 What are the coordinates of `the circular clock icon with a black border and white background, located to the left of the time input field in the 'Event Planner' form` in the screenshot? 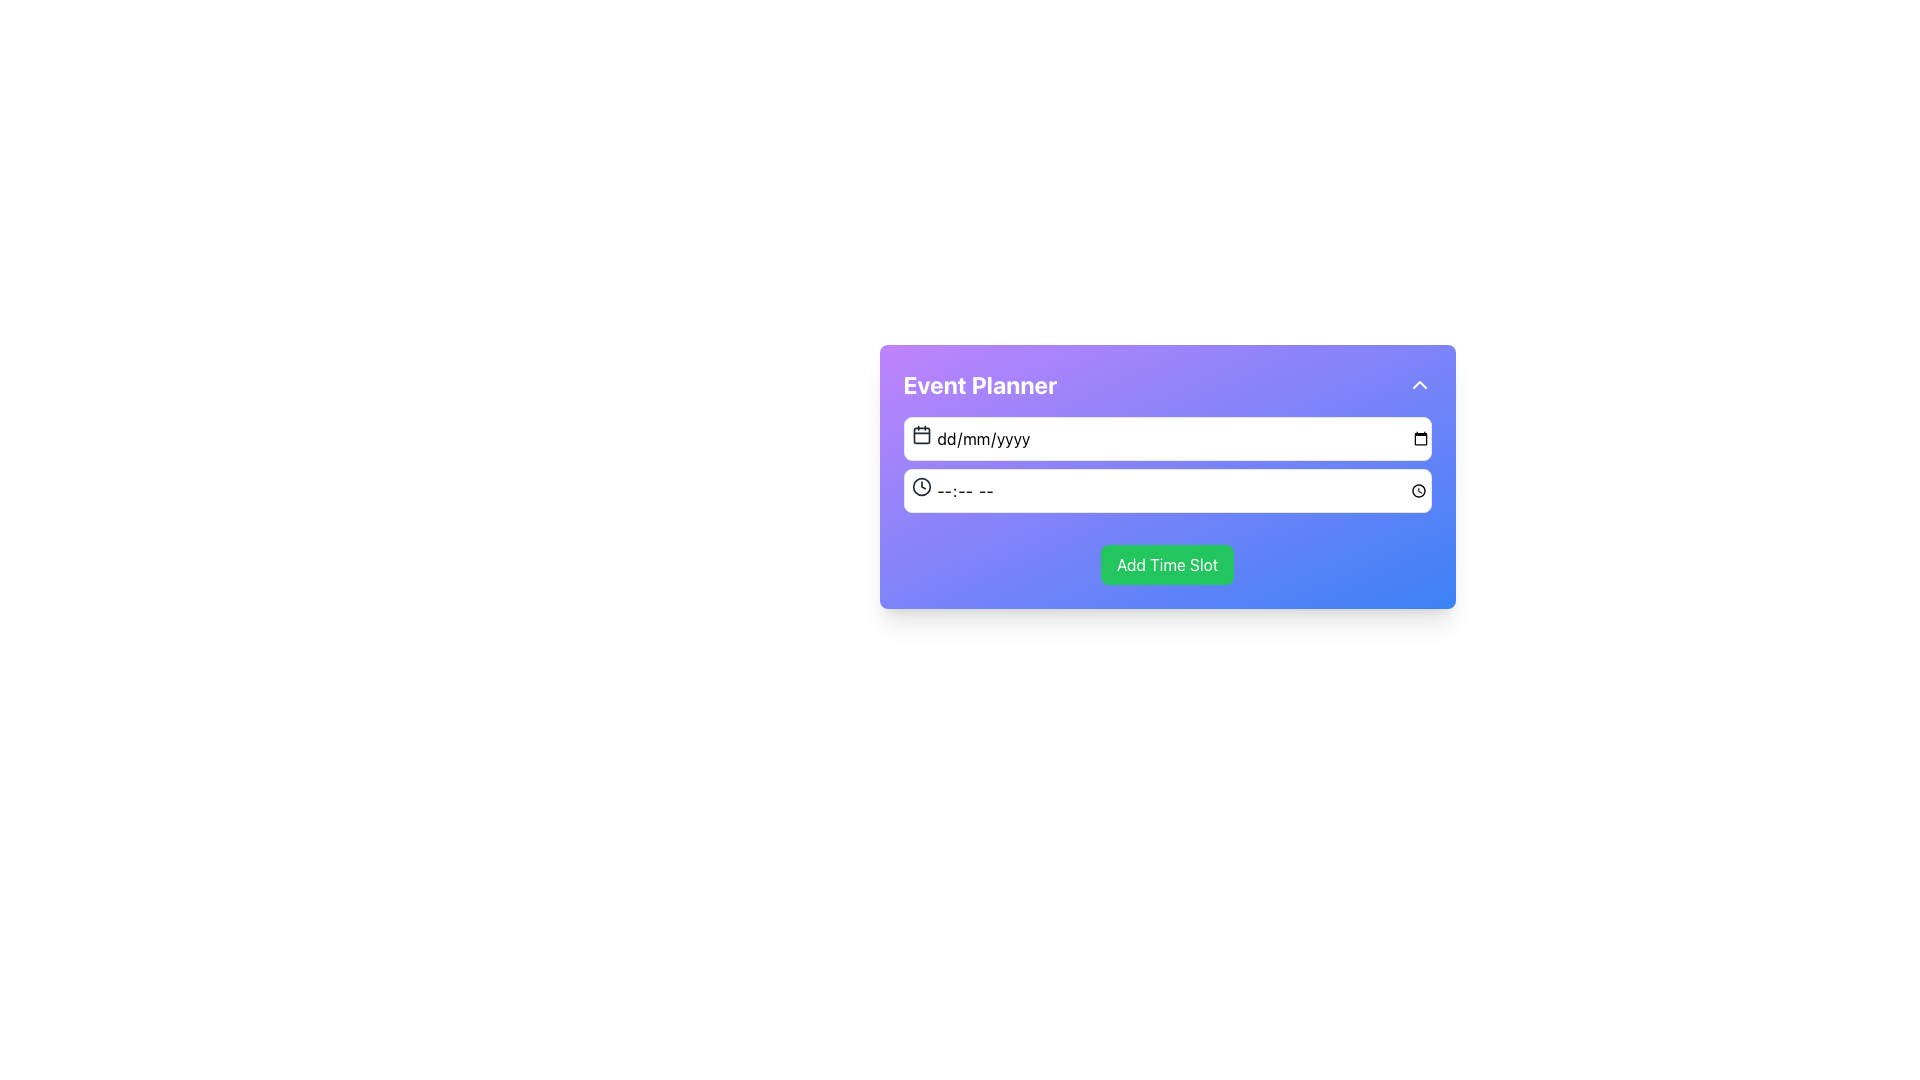 It's located at (920, 486).